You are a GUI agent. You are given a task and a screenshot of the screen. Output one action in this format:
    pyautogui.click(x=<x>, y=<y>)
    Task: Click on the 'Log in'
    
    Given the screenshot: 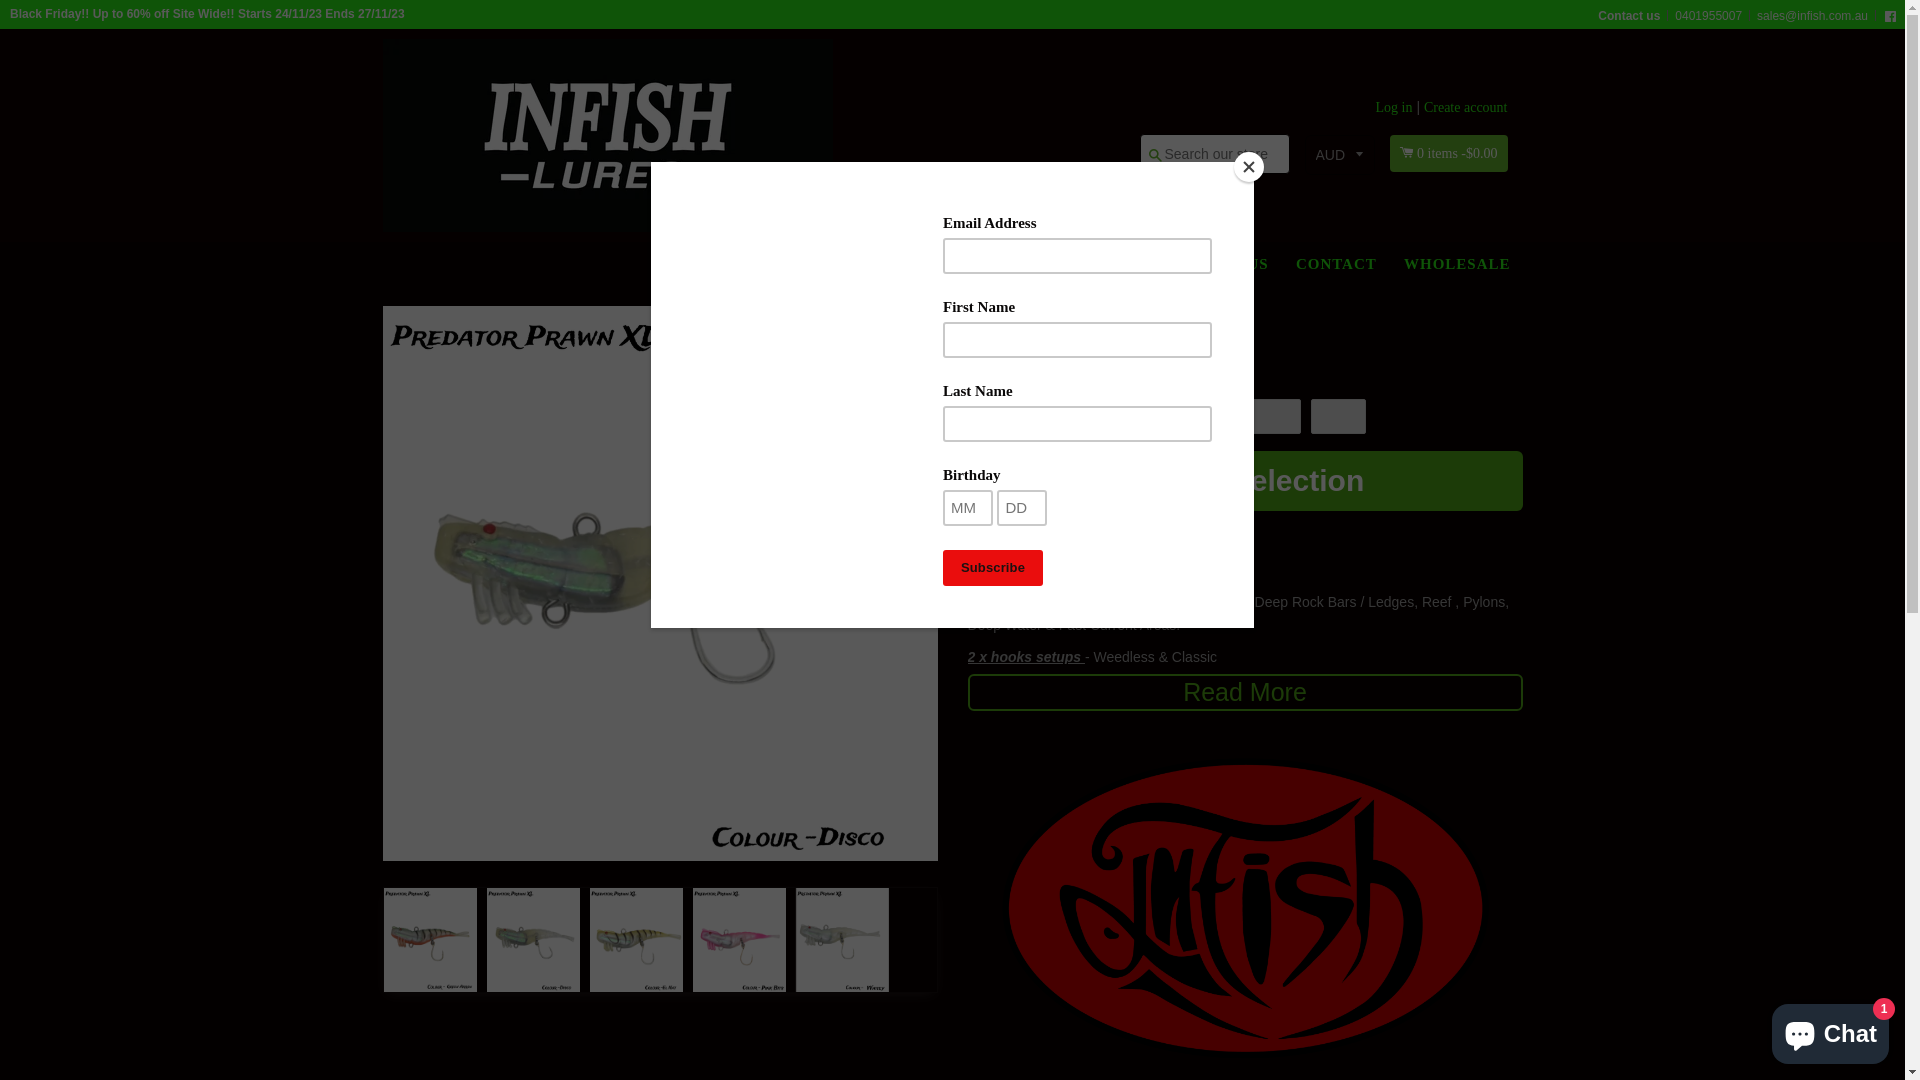 What is the action you would take?
    pyautogui.click(x=1393, y=107)
    